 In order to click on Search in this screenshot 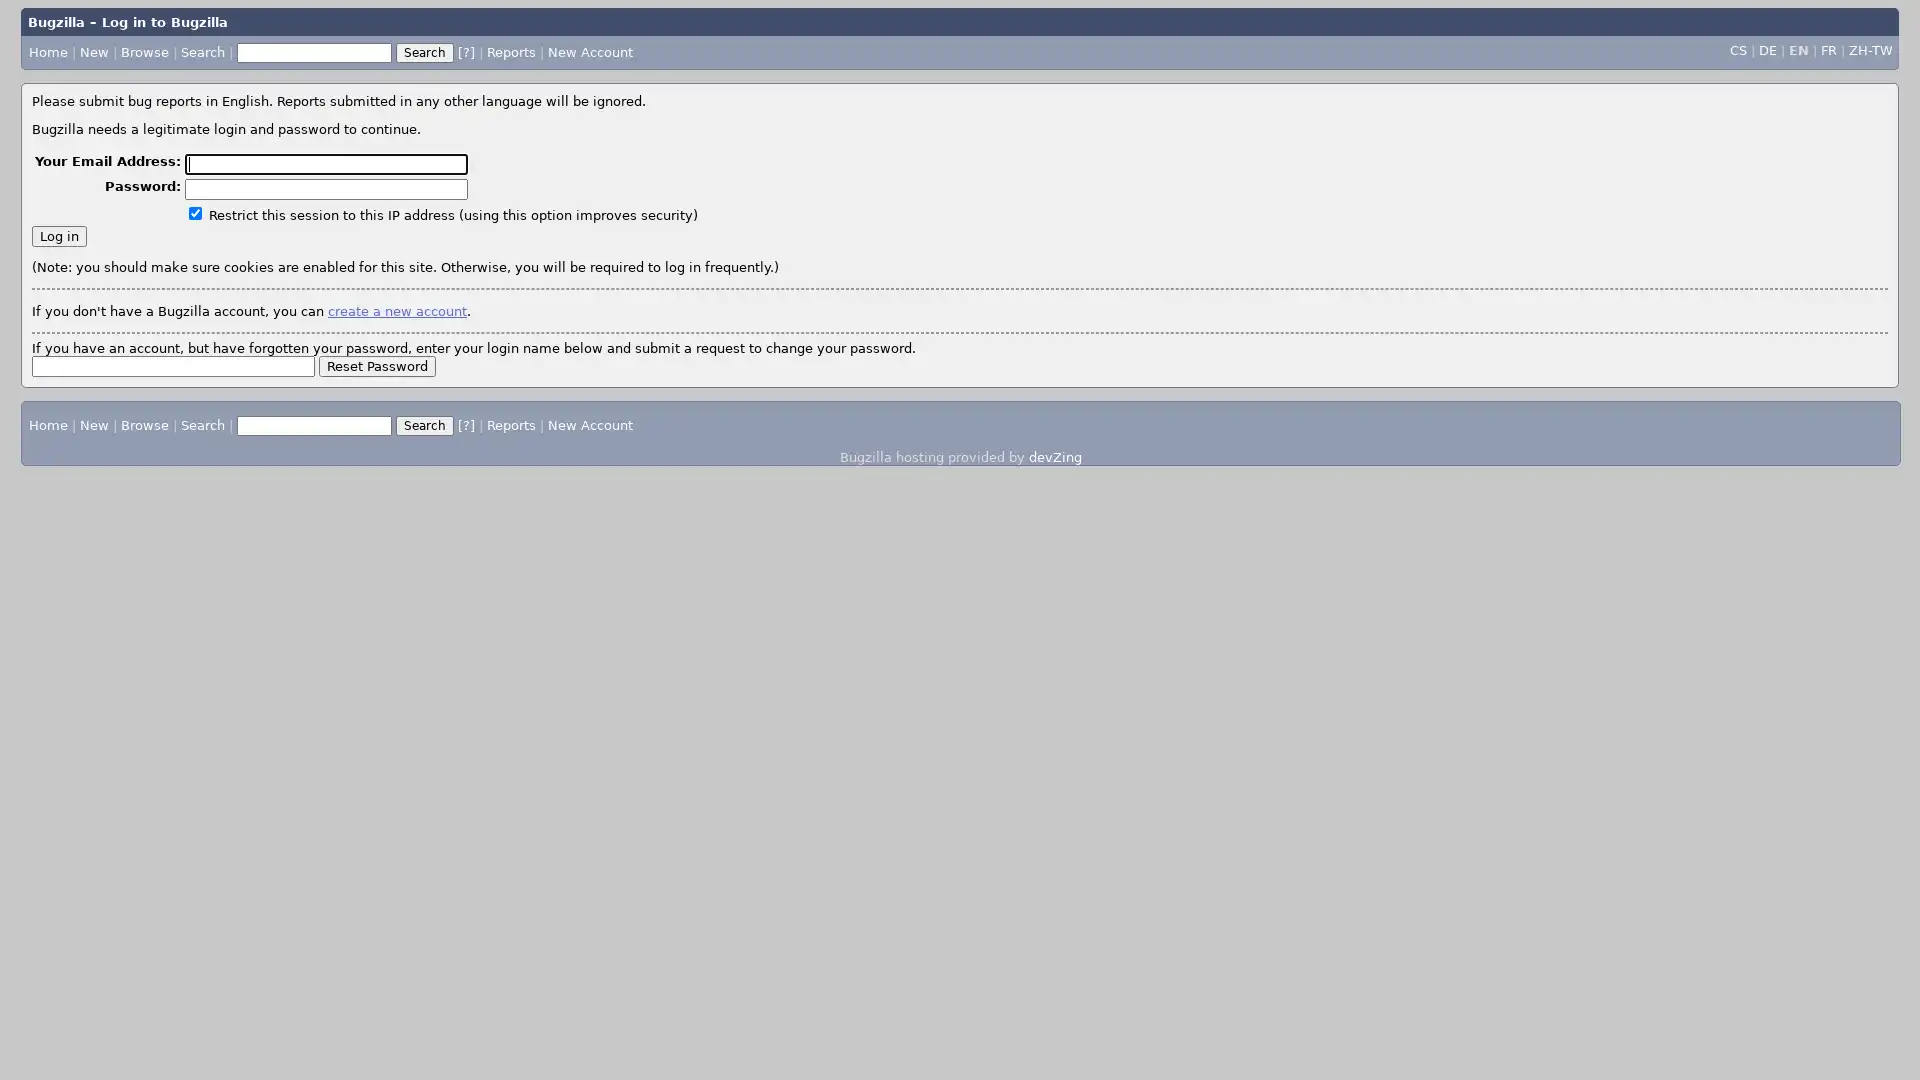, I will do `click(422, 50)`.